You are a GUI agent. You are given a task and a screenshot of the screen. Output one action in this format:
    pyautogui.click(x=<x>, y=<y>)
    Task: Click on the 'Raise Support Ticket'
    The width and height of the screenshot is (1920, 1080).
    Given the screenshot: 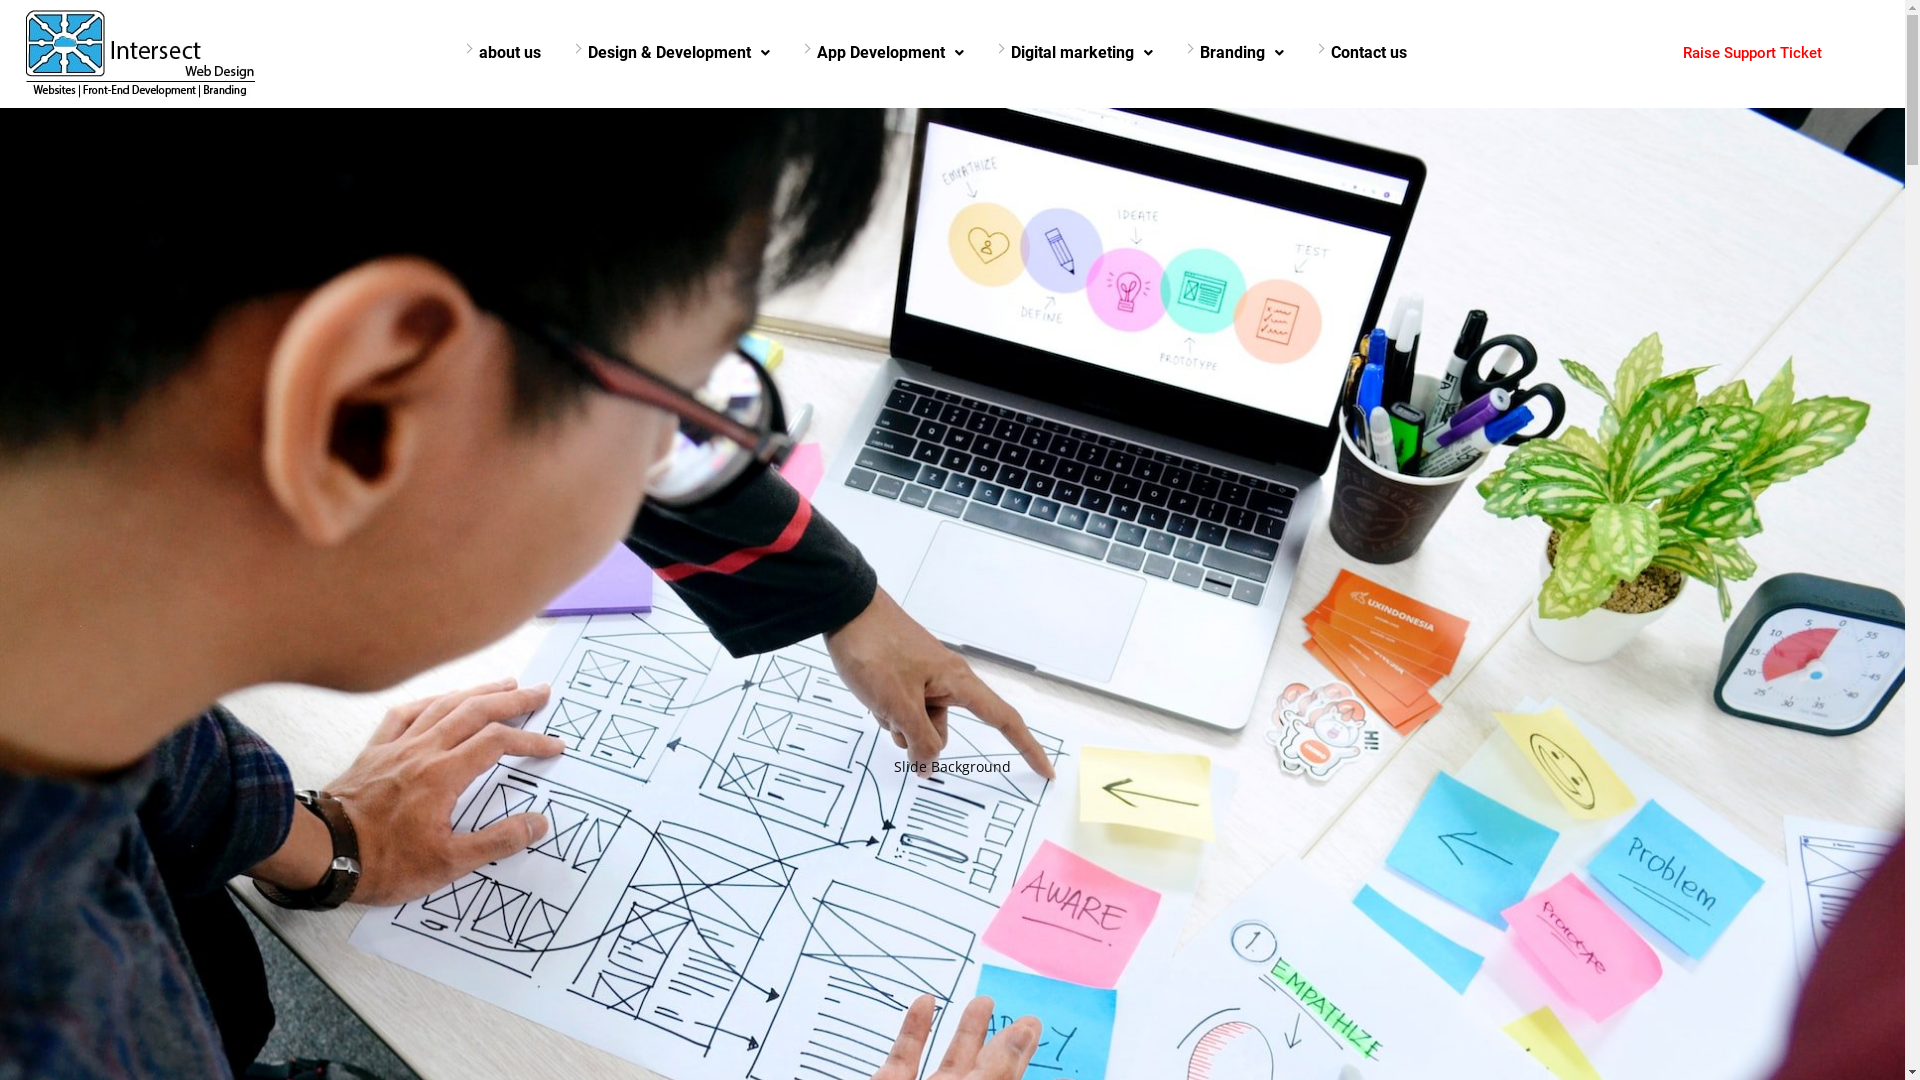 What is the action you would take?
    pyautogui.click(x=1751, y=52)
    